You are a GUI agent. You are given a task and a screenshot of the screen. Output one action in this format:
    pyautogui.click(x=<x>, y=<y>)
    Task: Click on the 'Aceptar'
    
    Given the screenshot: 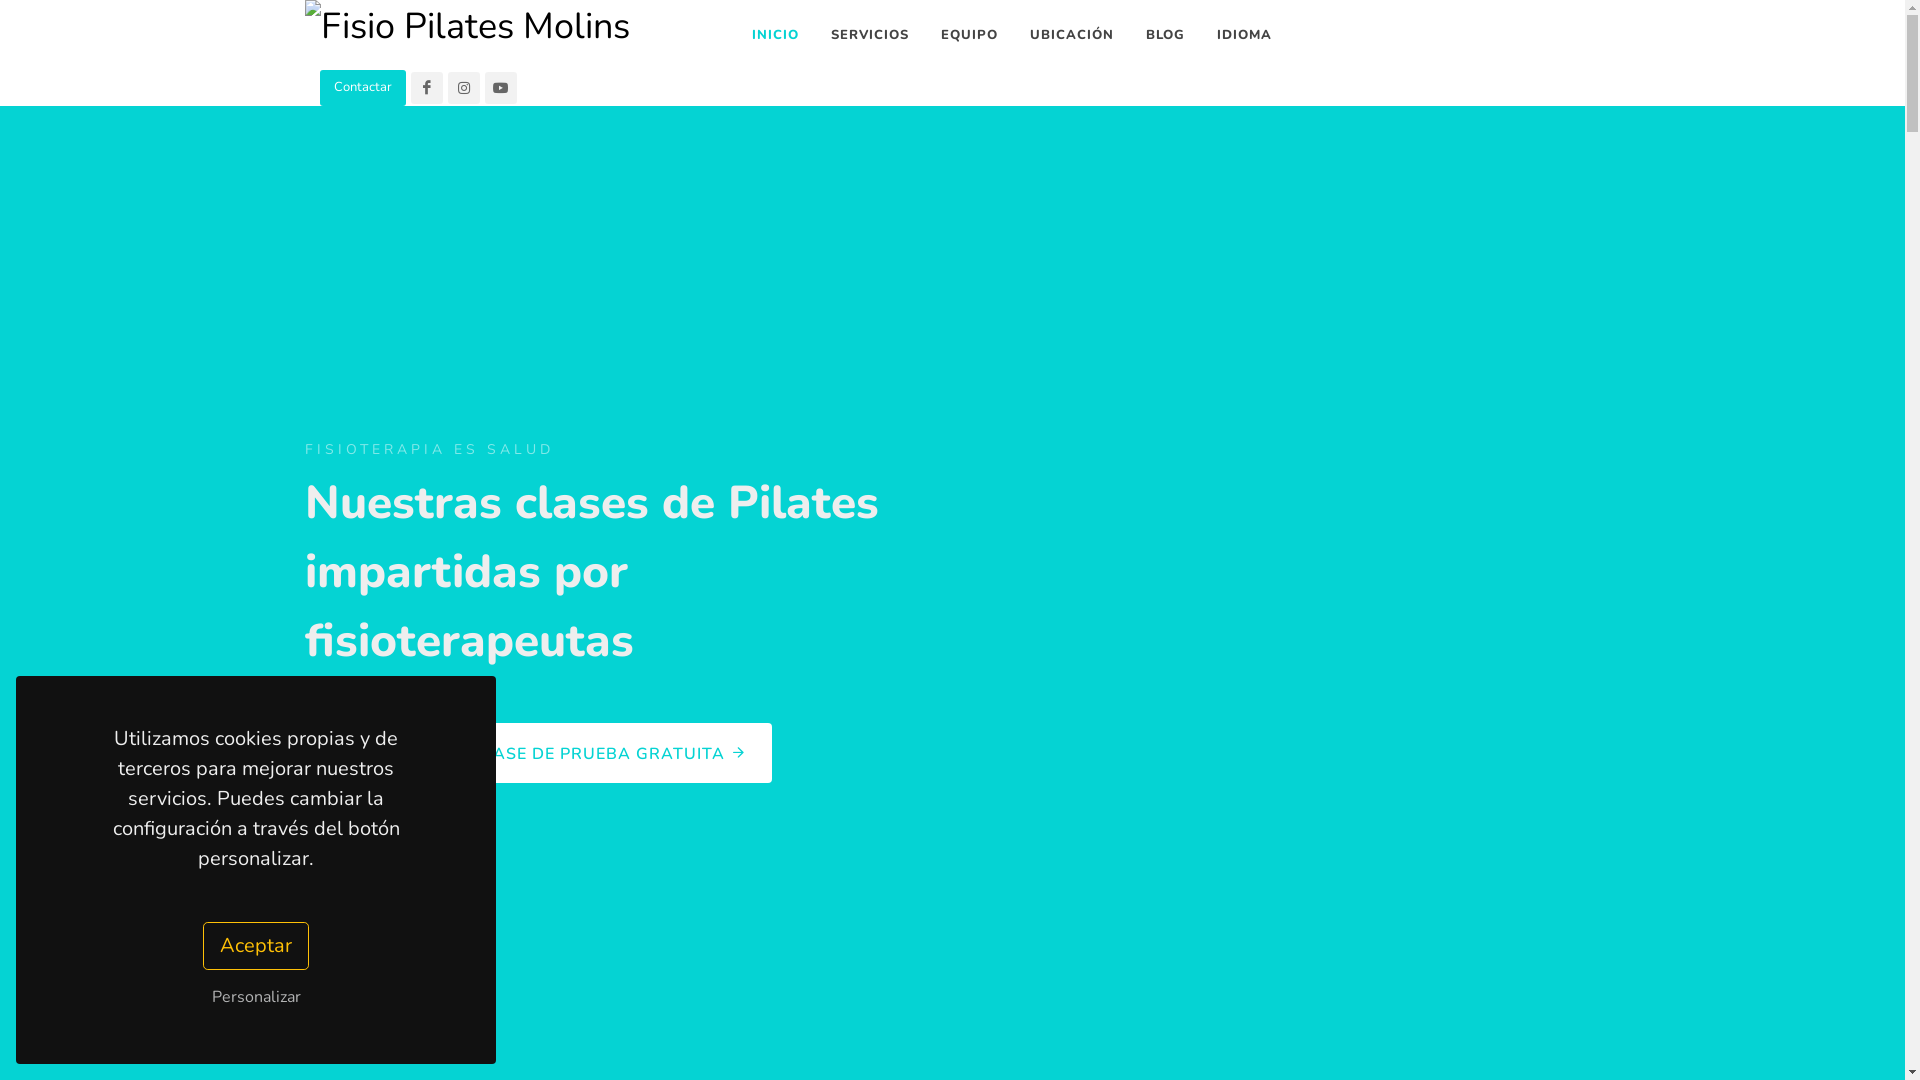 What is the action you would take?
    pyautogui.click(x=254, y=945)
    